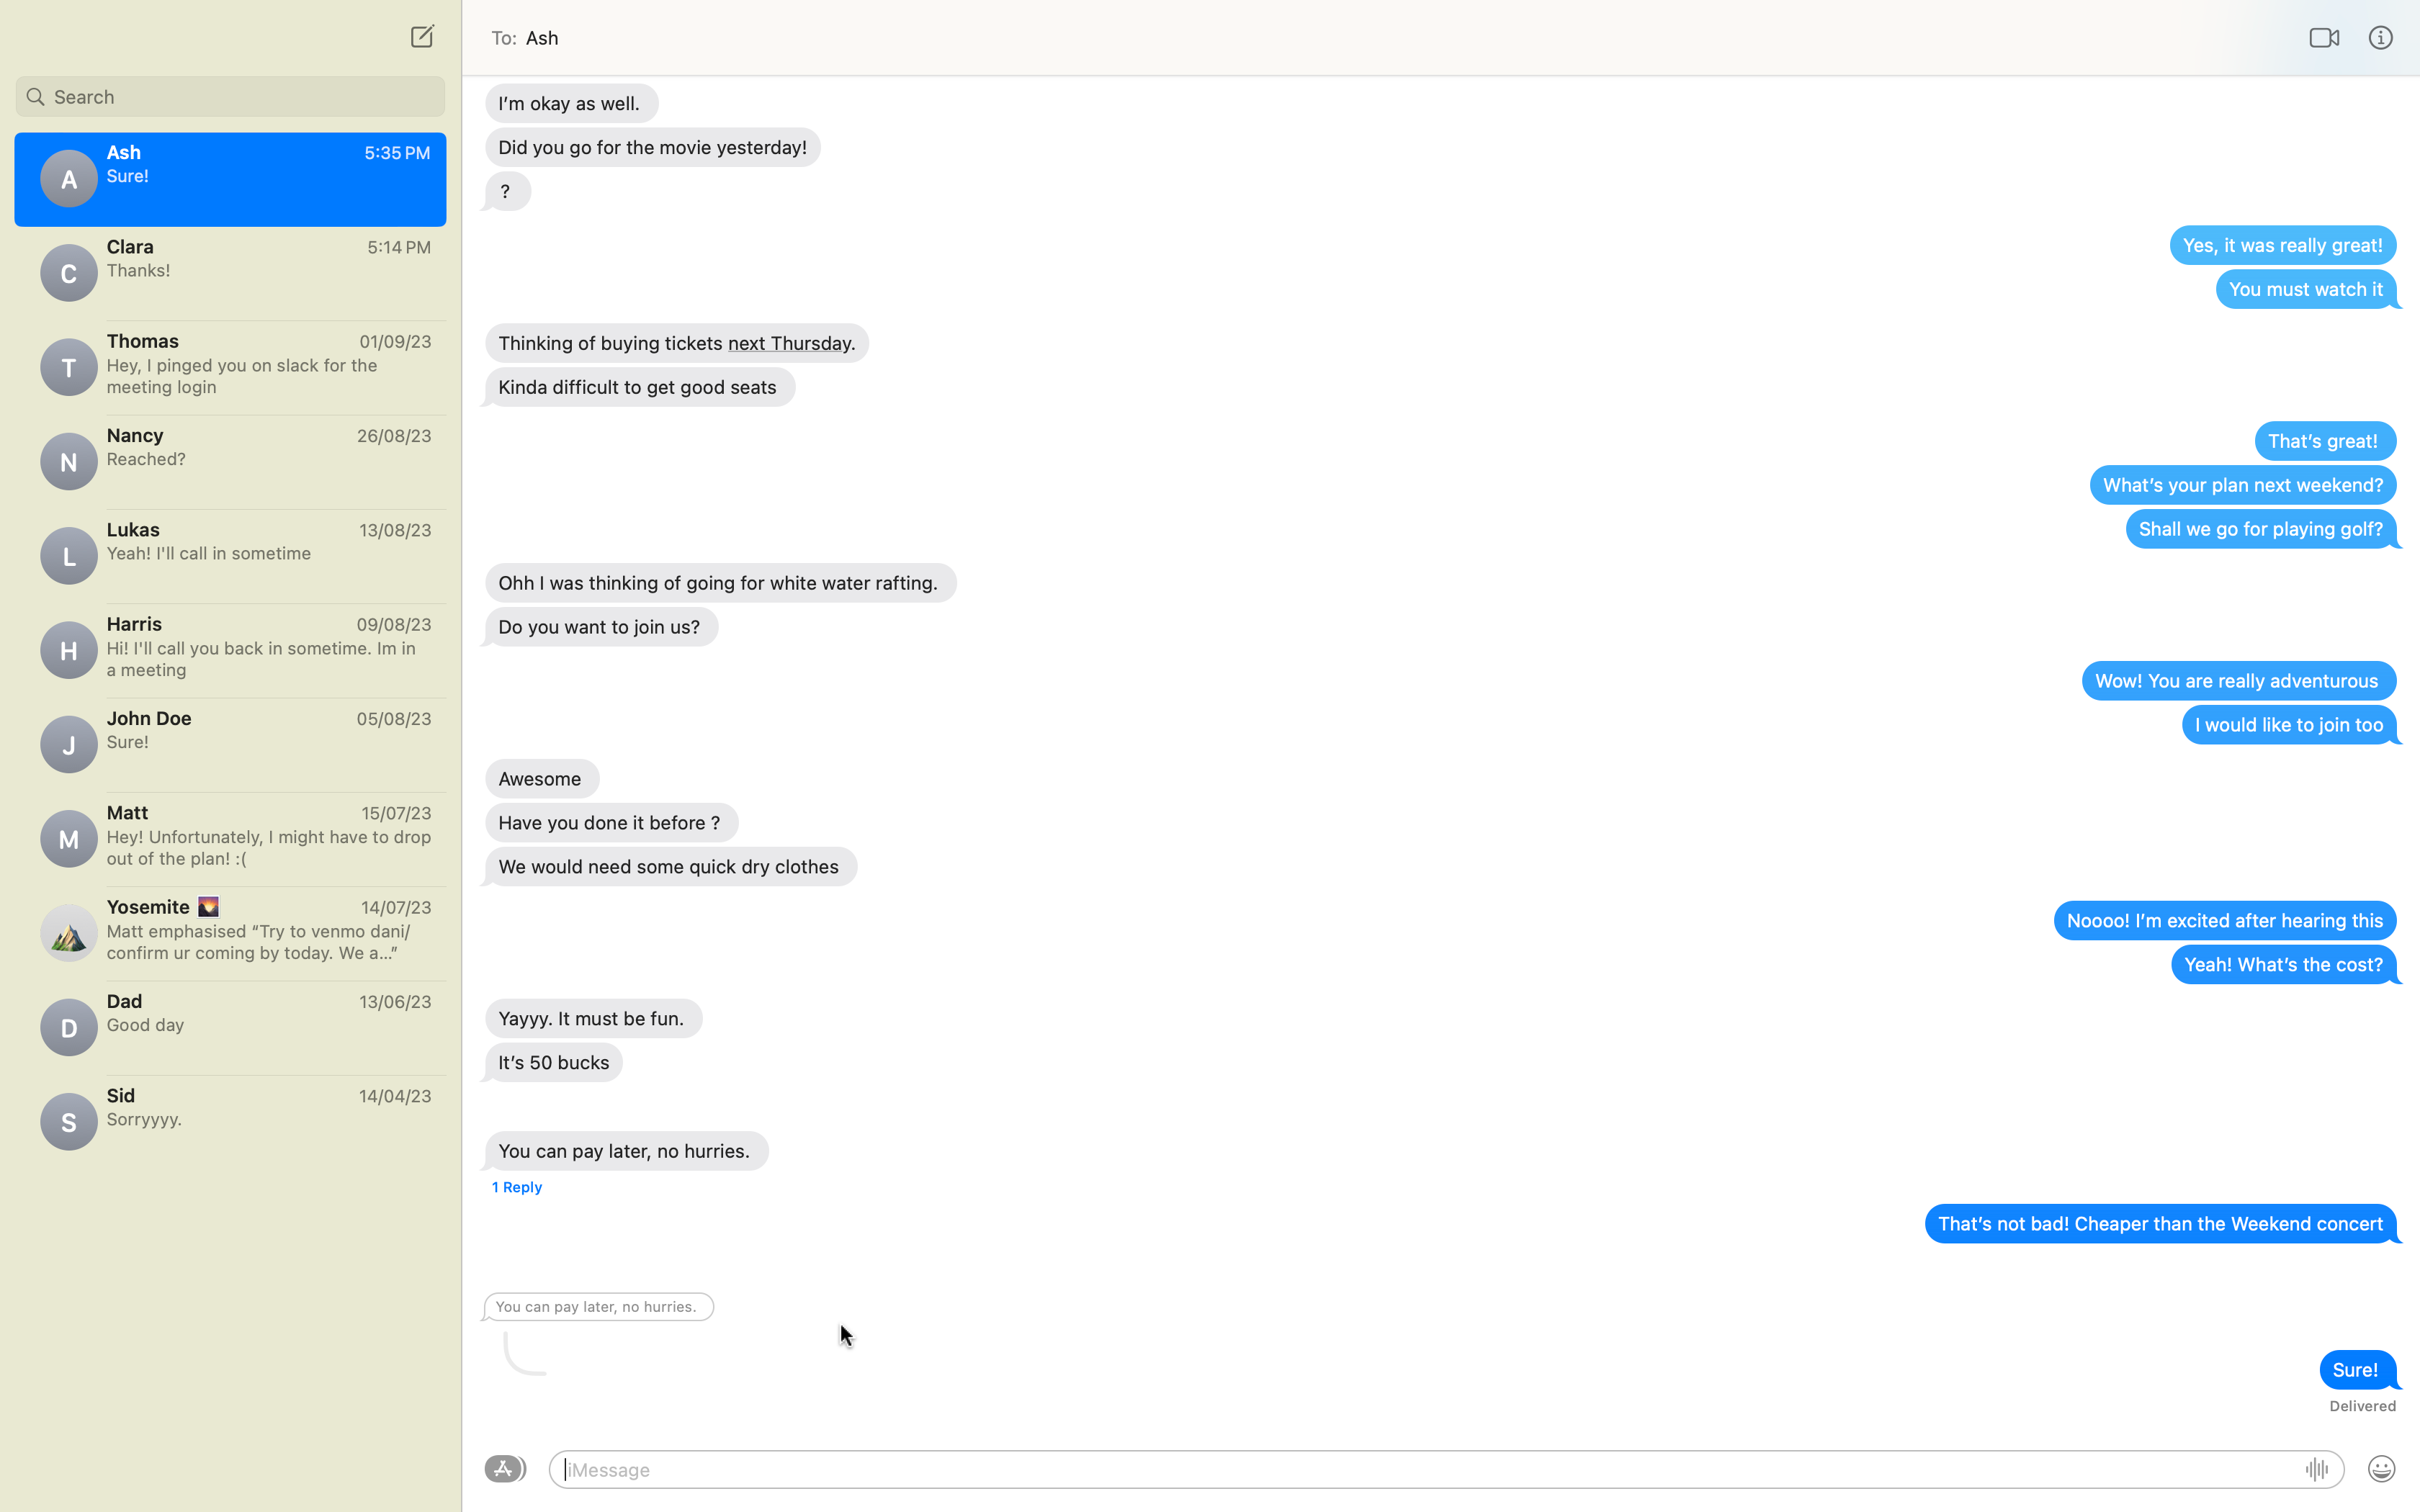 The height and width of the screenshot is (1512, 2420). What do you see at coordinates (2380, 1470) in the screenshot?
I see `the emoji function` at bounding box center [2380, 1470].